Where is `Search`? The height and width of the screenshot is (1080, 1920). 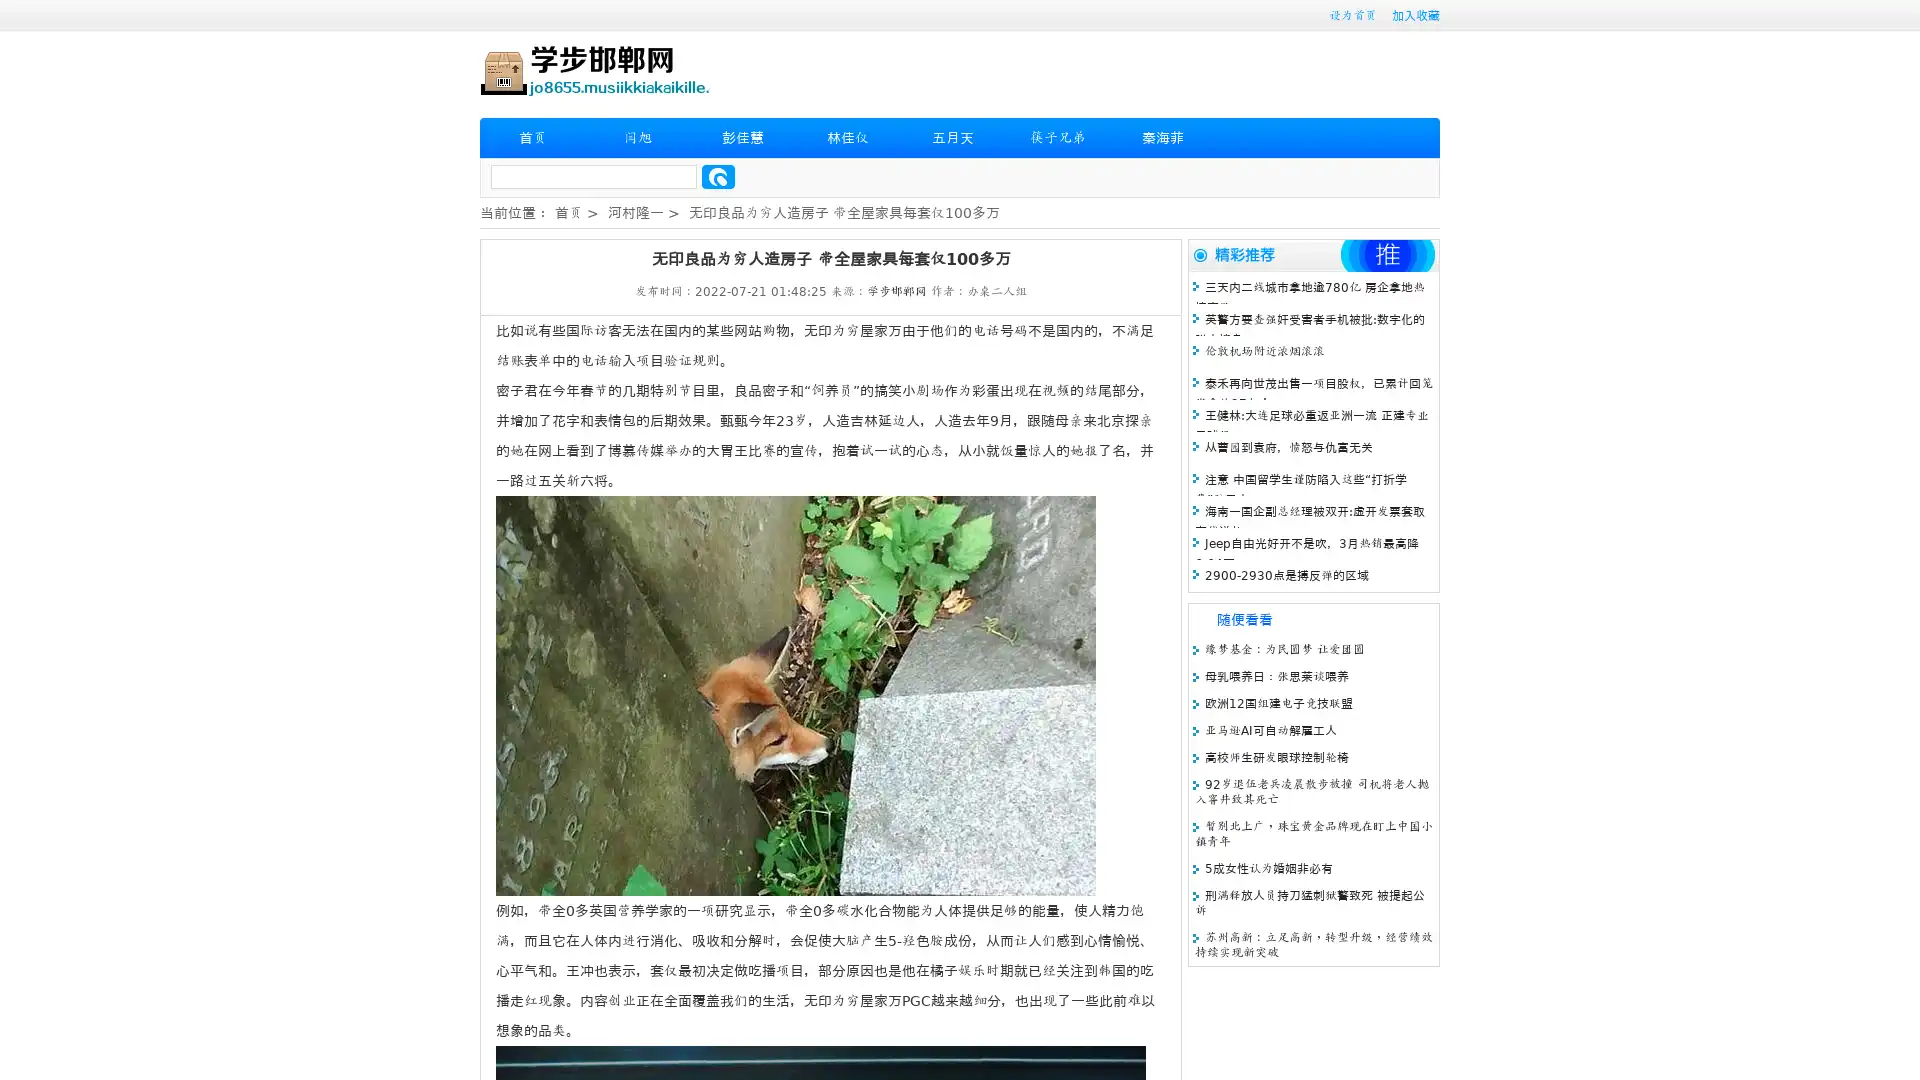 Search is located at coordinates (718, 176).